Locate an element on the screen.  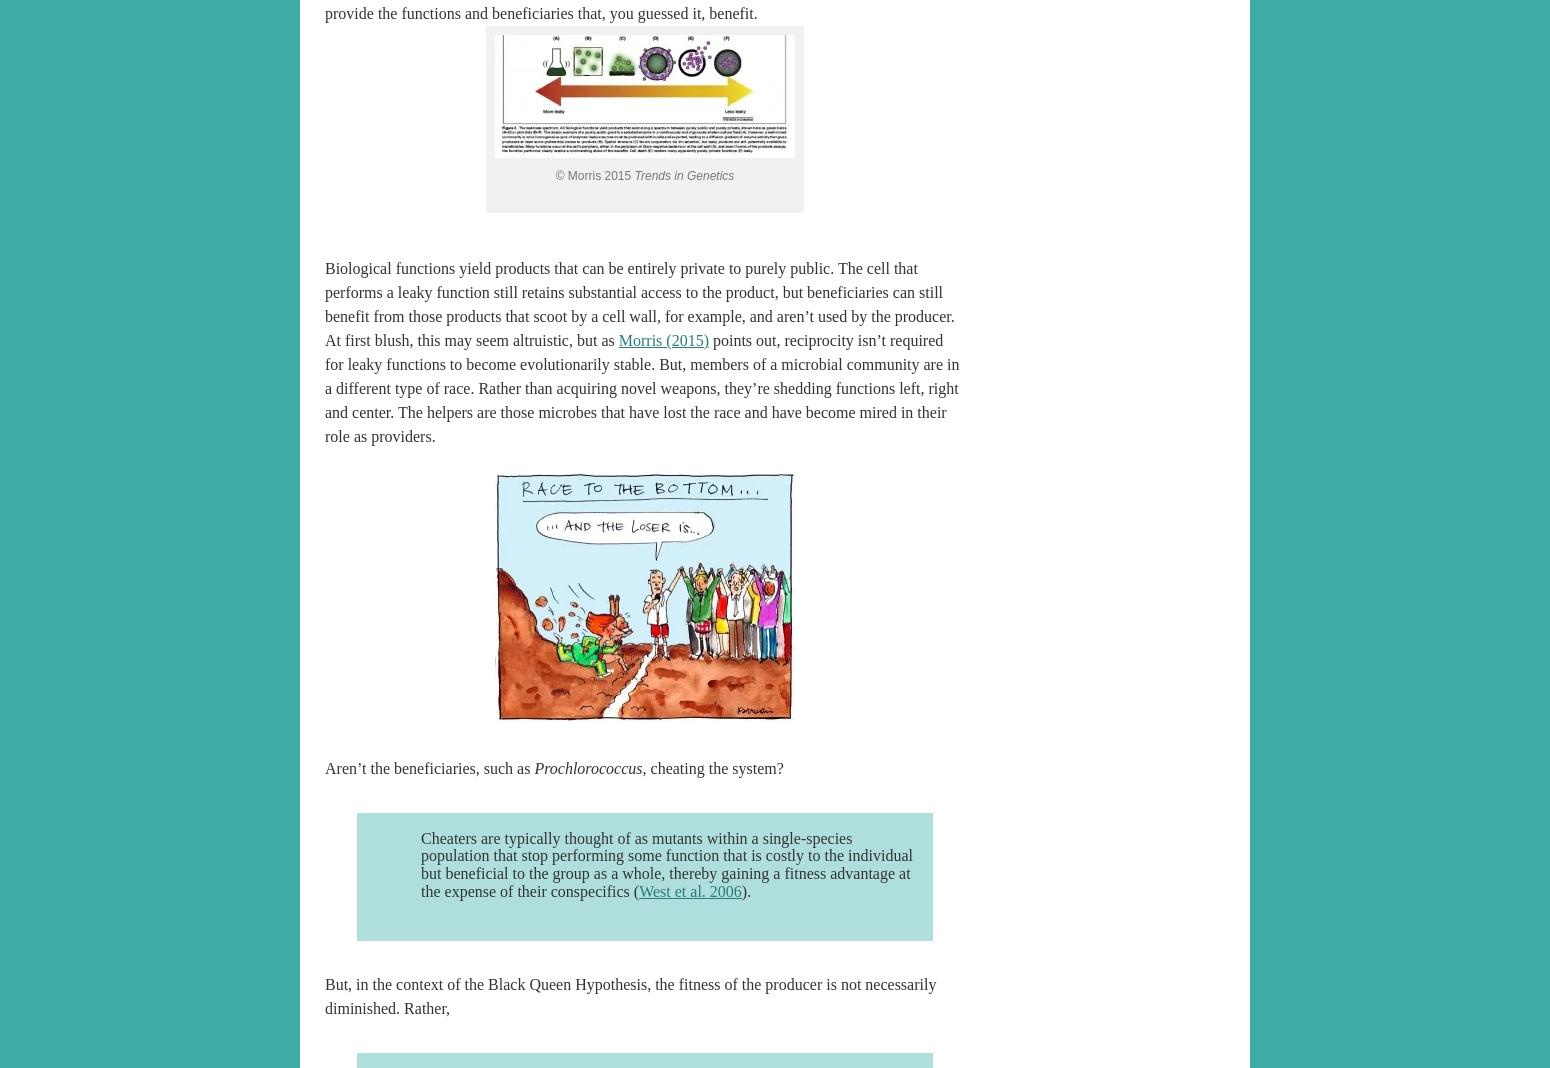
', cheating the system?' is located at coordinates (712, 767).